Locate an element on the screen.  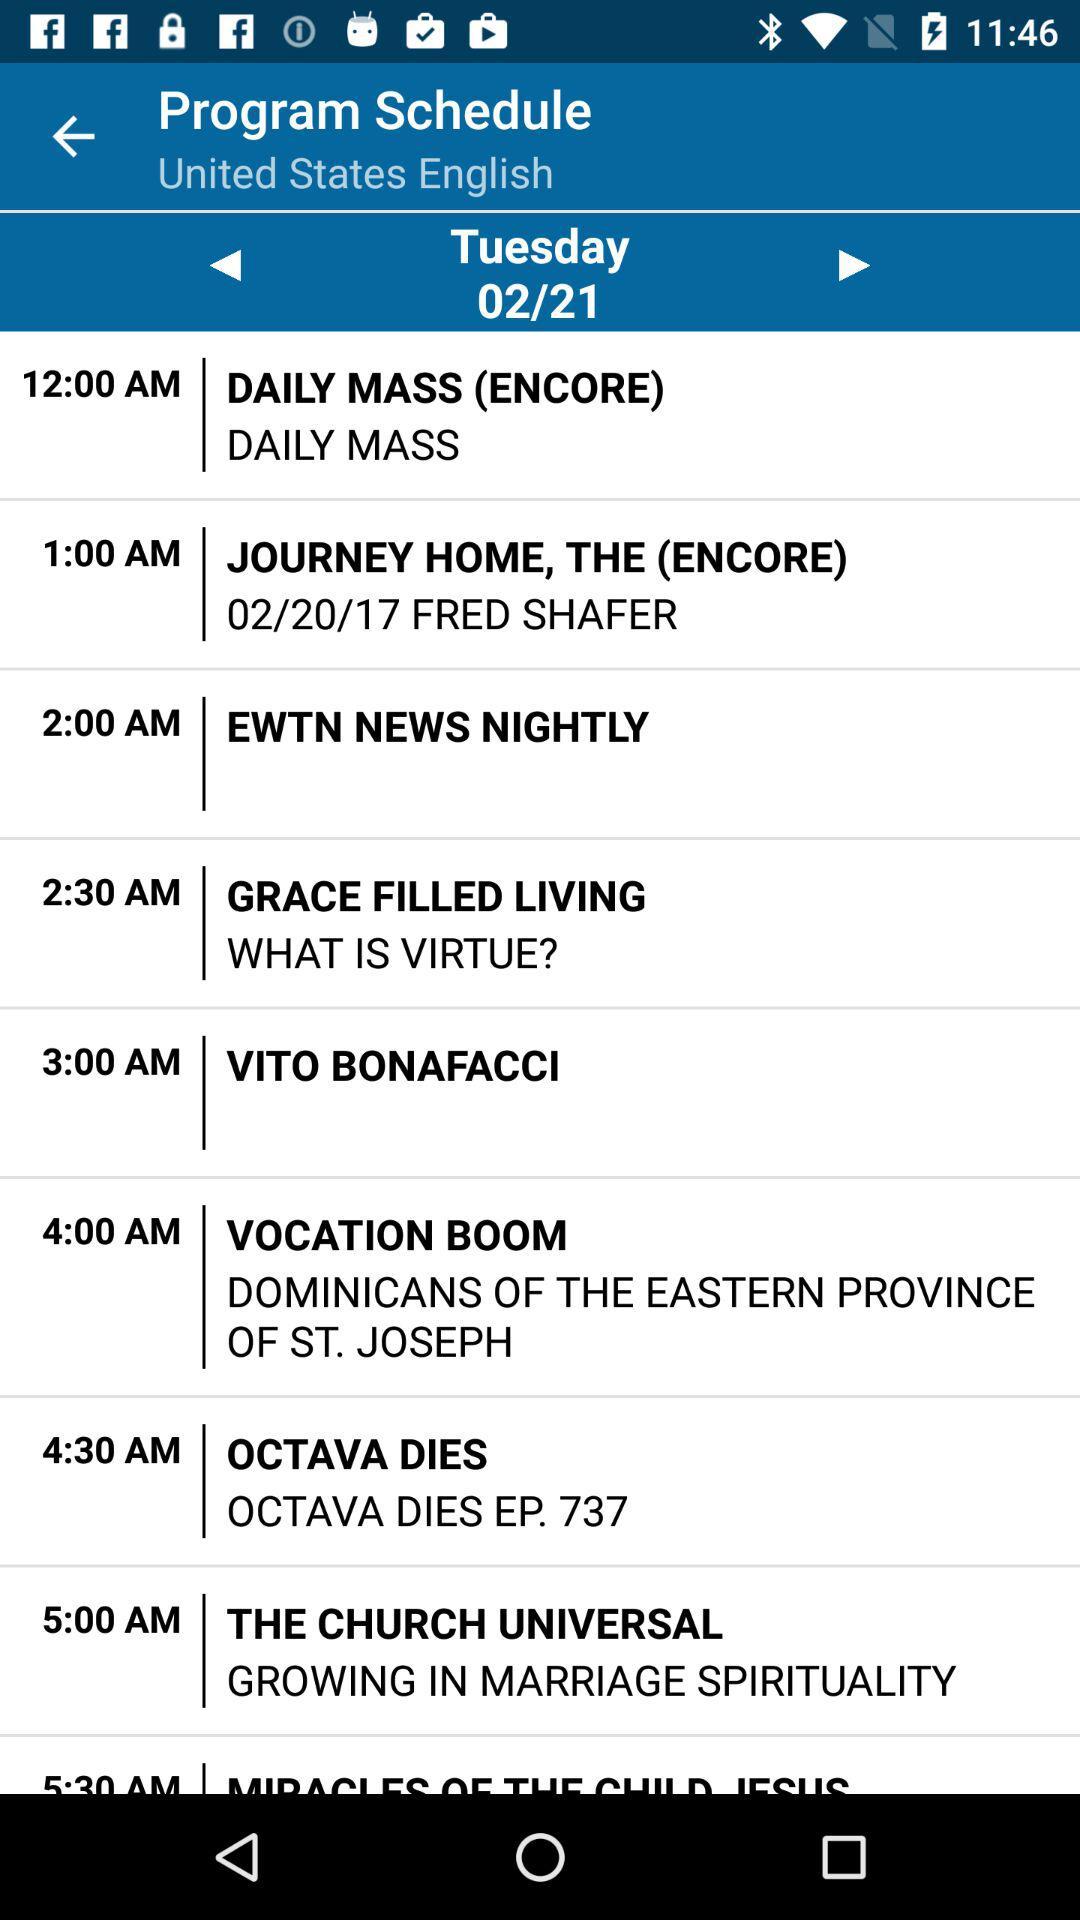
item to the left of the ewtn news nightly icon is located at coordinates (204, 752).